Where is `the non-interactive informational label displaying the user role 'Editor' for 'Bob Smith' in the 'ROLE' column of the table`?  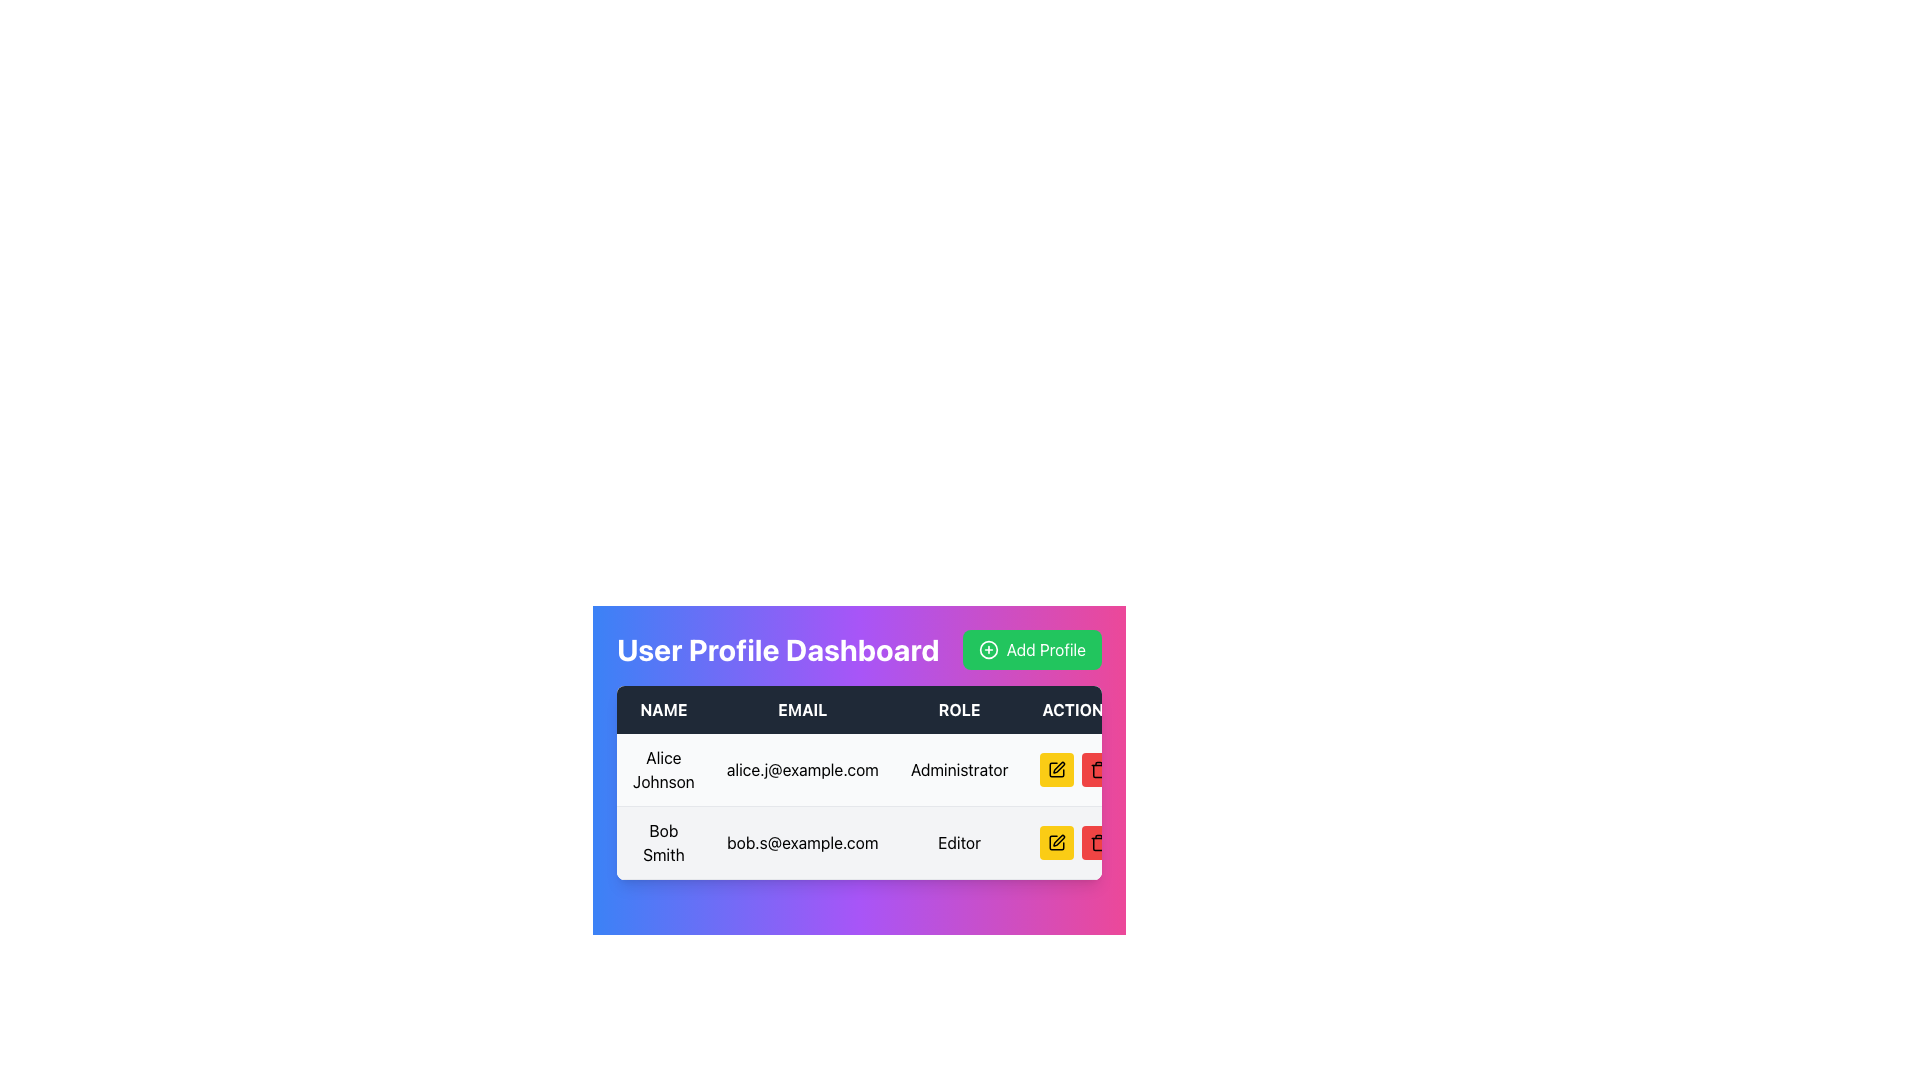 the non-interactive informational label displaying the user role 'Editor' for 'Bob Smith' in the 'ROLE' column of the table is located at coordinates (958, 843).